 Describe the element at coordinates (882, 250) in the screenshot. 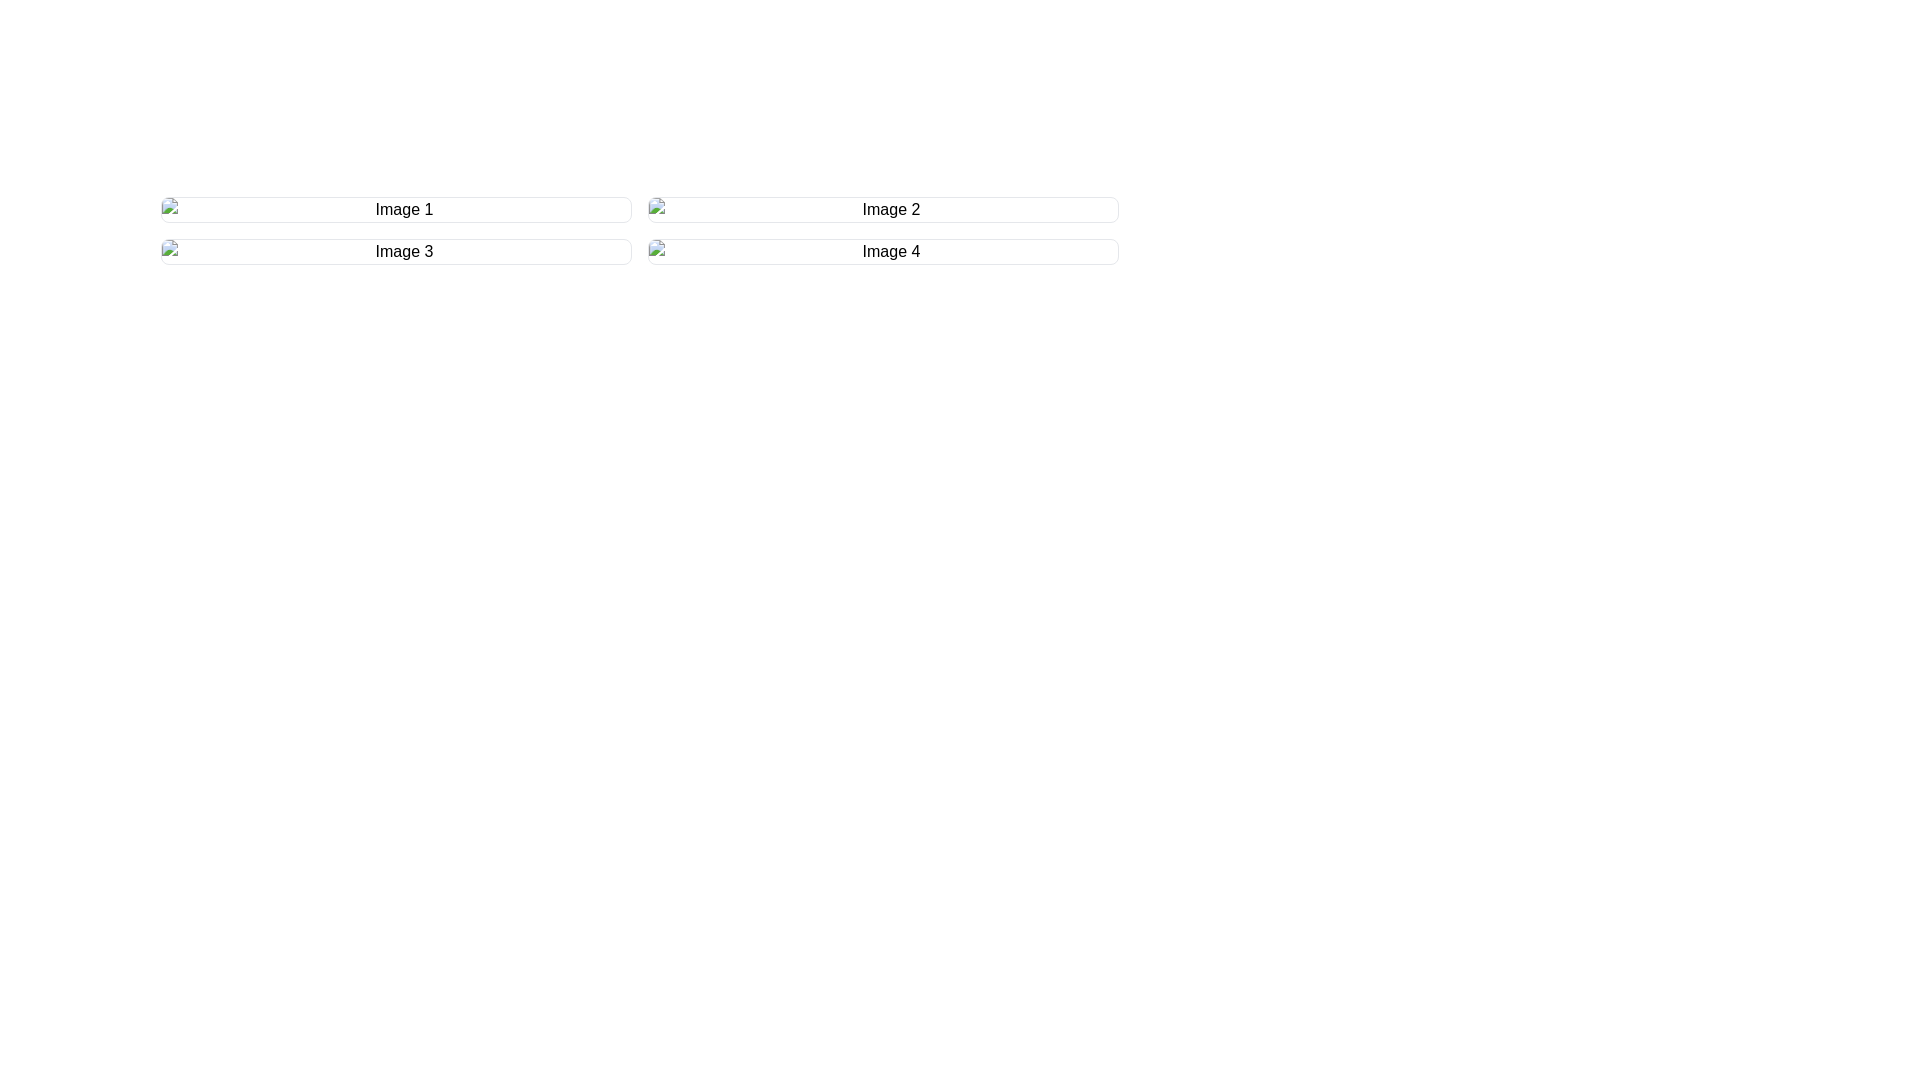

I see `the placeholder image element located below 'Image 4'` at that location.